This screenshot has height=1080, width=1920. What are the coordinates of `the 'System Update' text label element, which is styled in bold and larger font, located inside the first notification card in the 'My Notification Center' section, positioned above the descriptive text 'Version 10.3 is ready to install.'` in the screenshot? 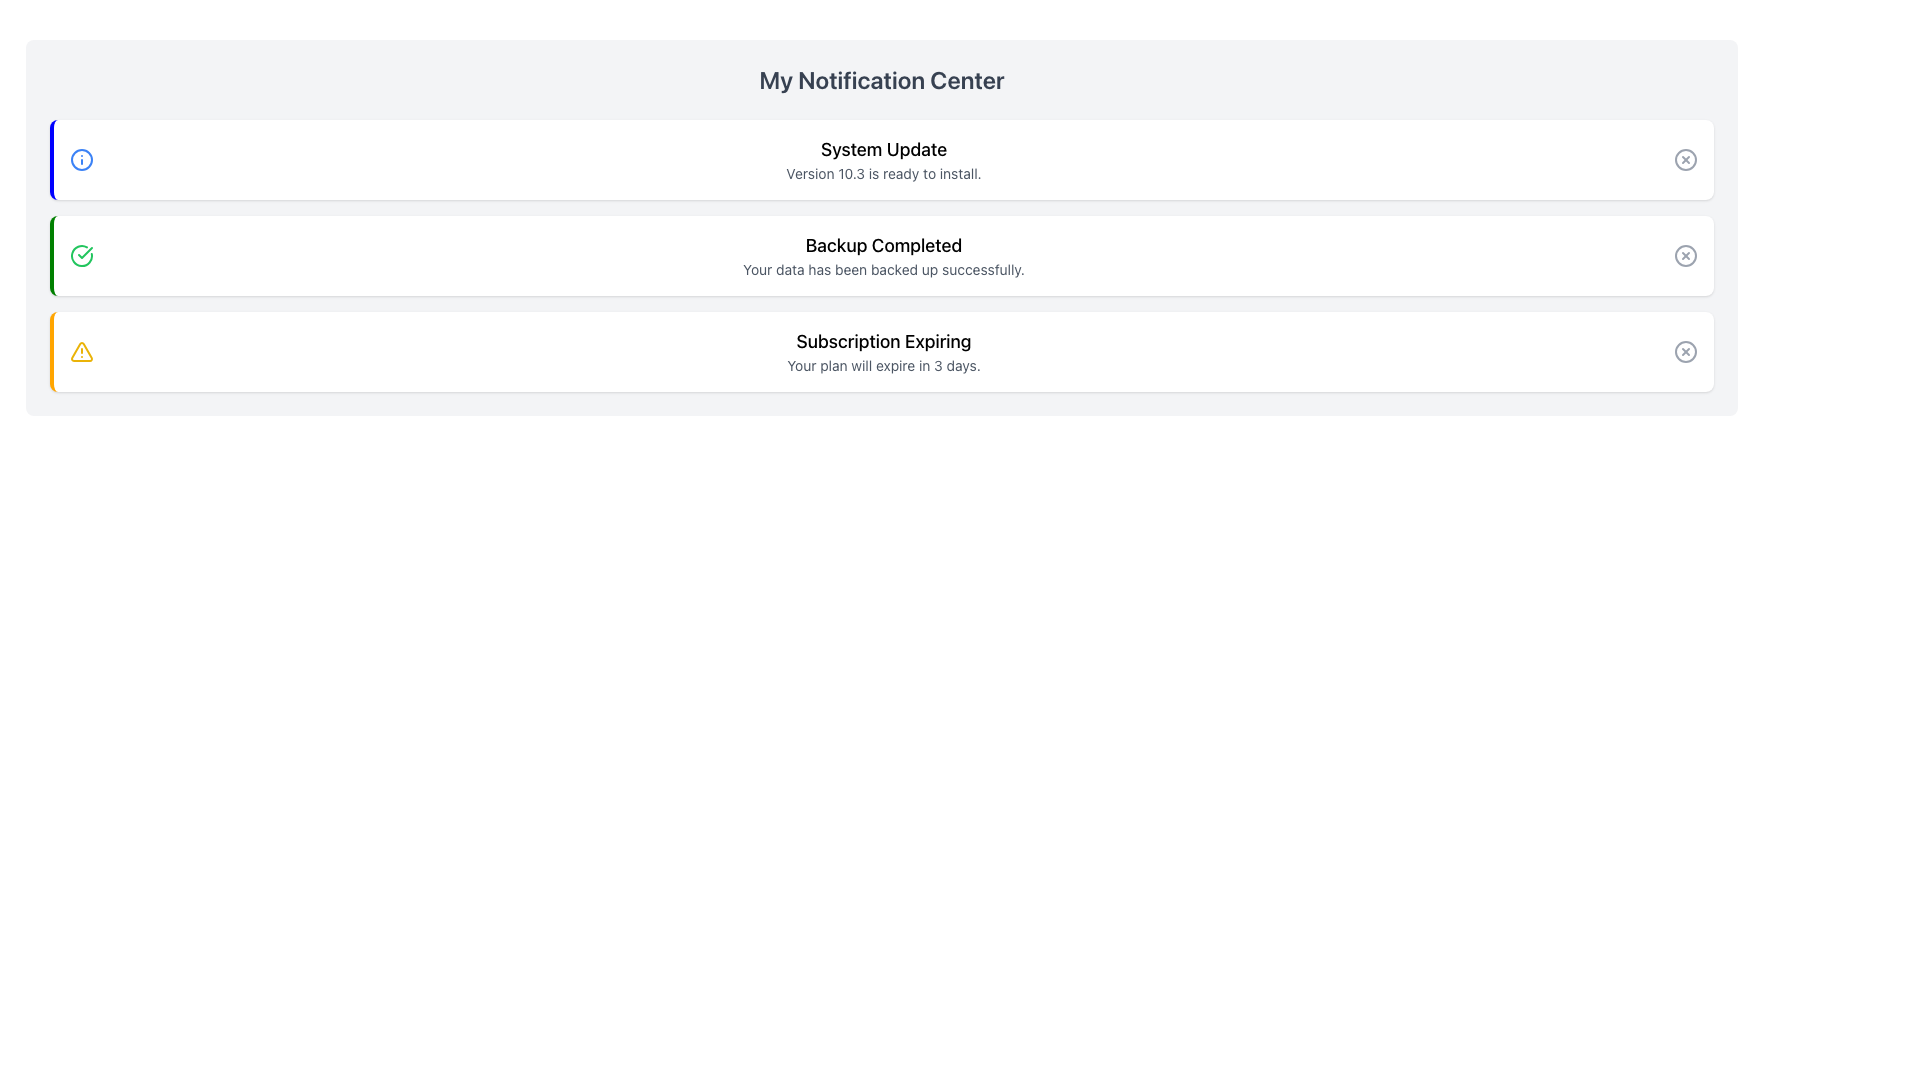 It's located at (882, 149).